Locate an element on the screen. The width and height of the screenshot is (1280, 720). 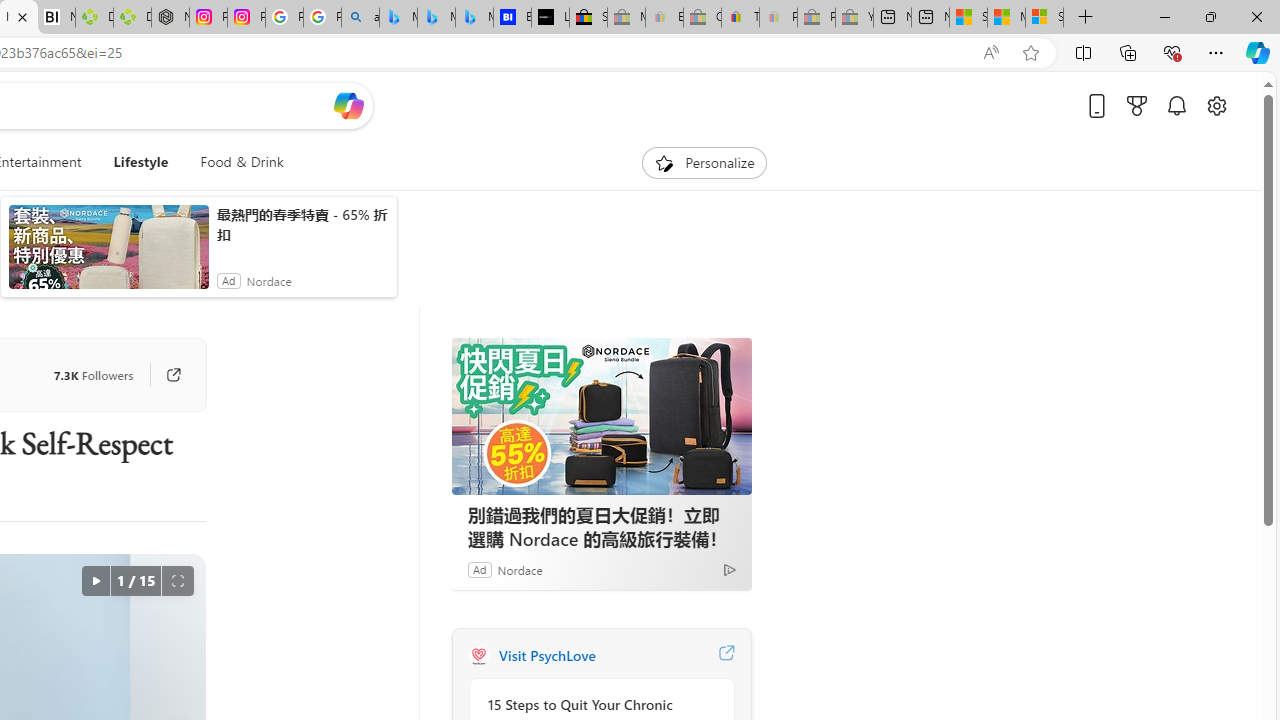
'anim-content' is located at coordinates (107, 254).